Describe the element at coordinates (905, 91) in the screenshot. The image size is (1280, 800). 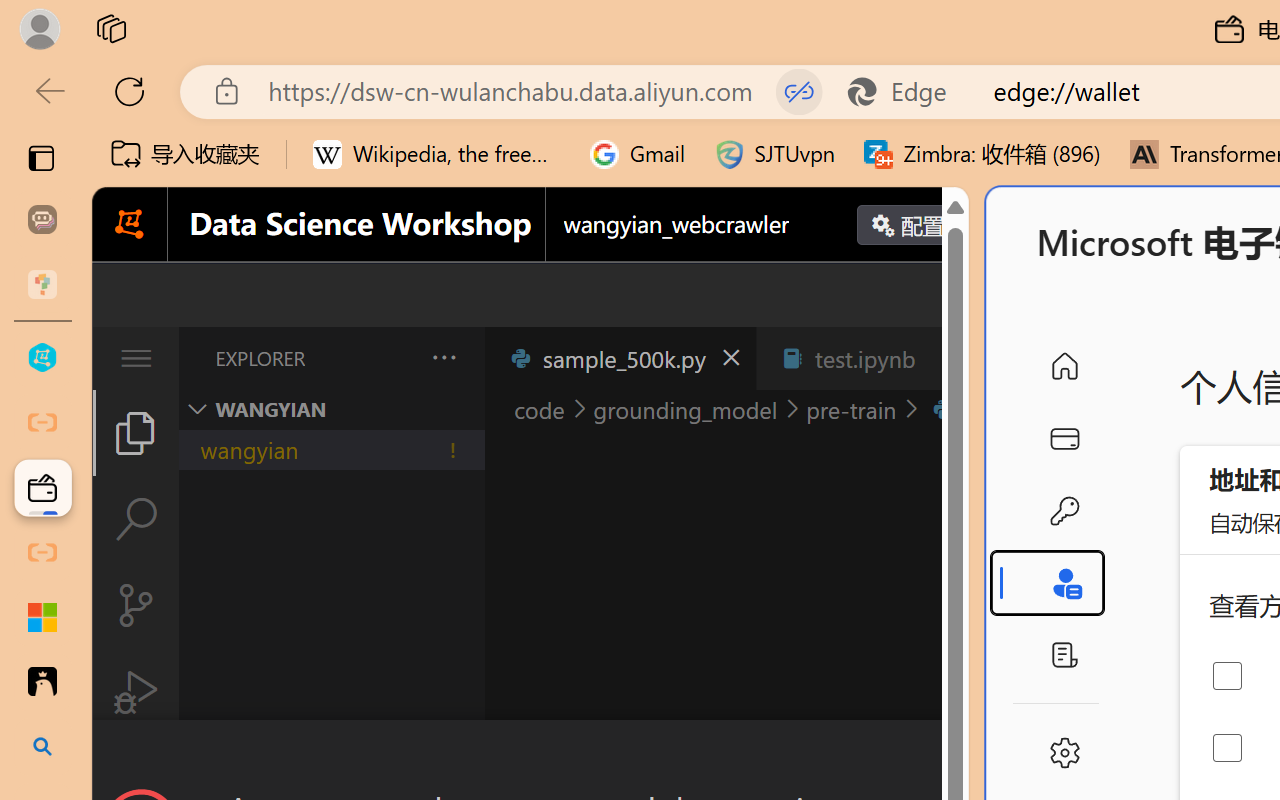
I see `'Edge'` at that location.